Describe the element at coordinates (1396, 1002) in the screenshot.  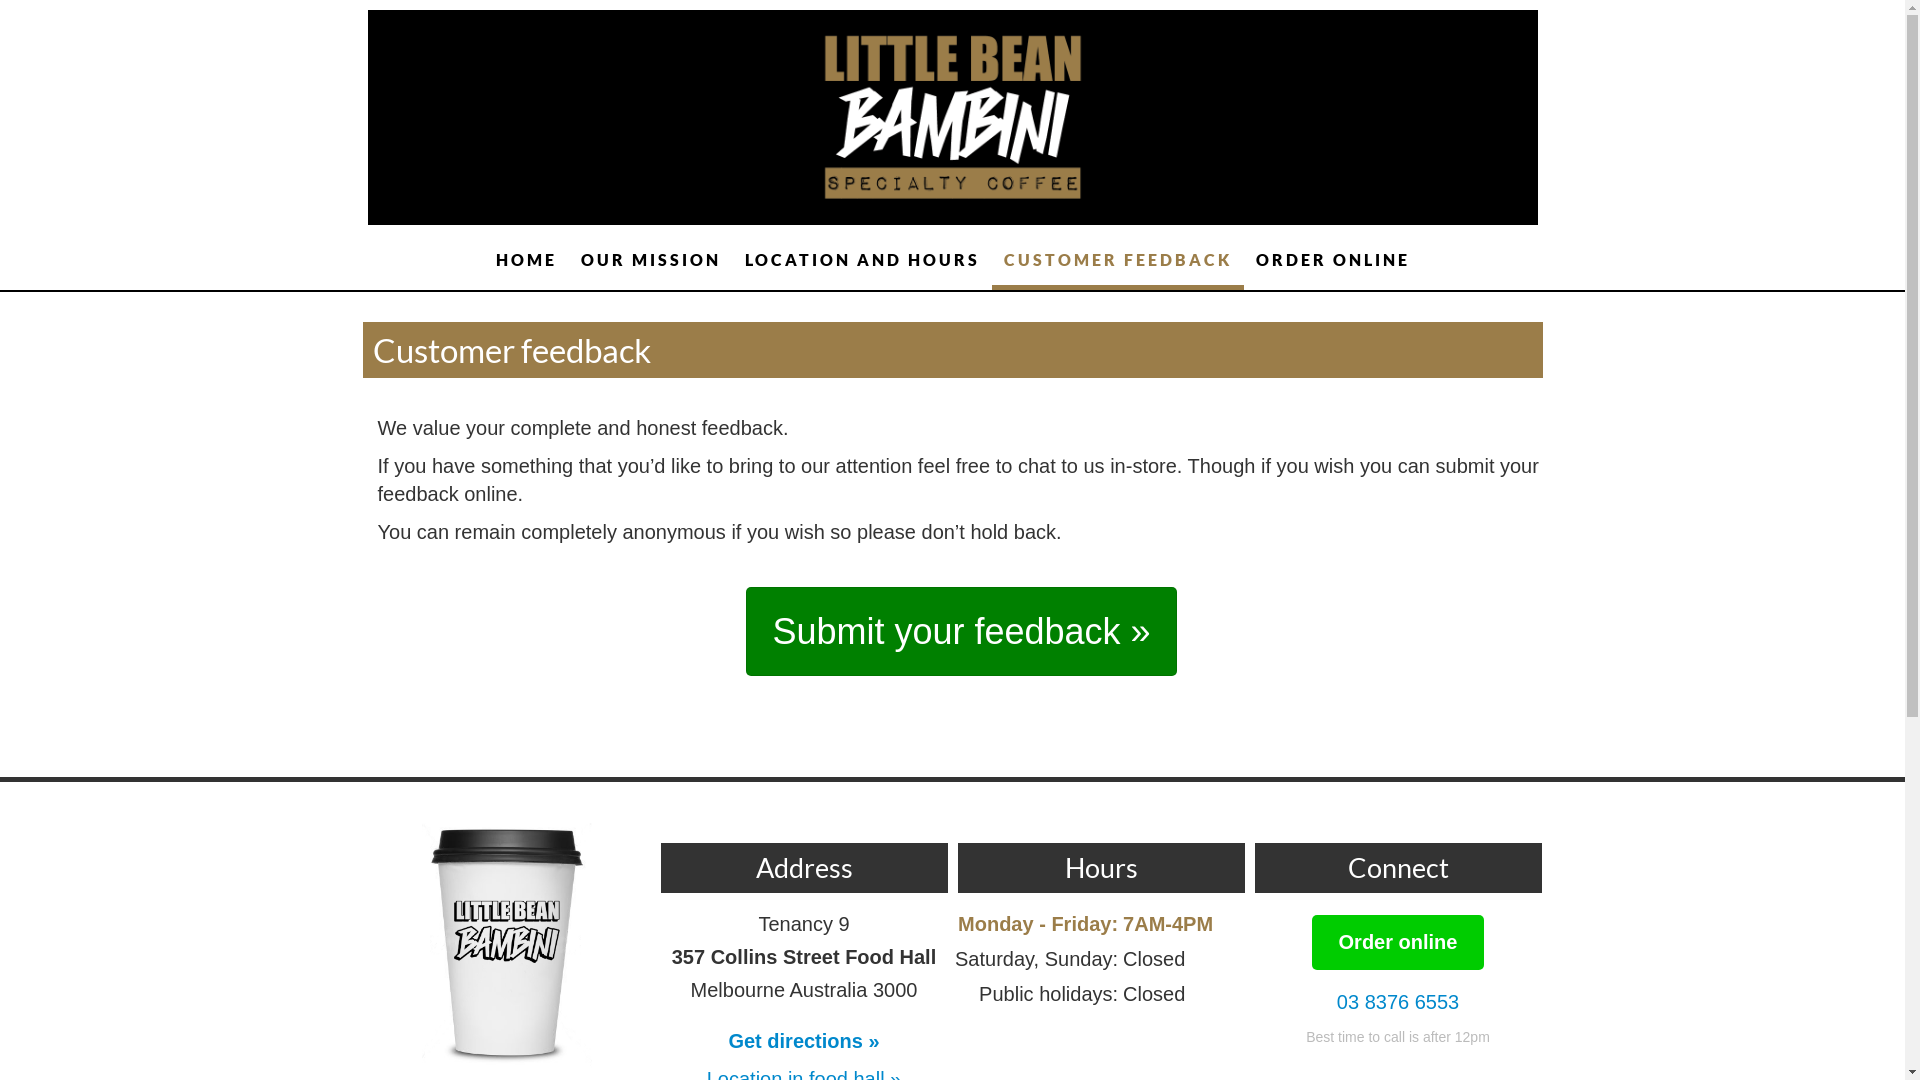
I see `'03 8376 6553'` at that location.